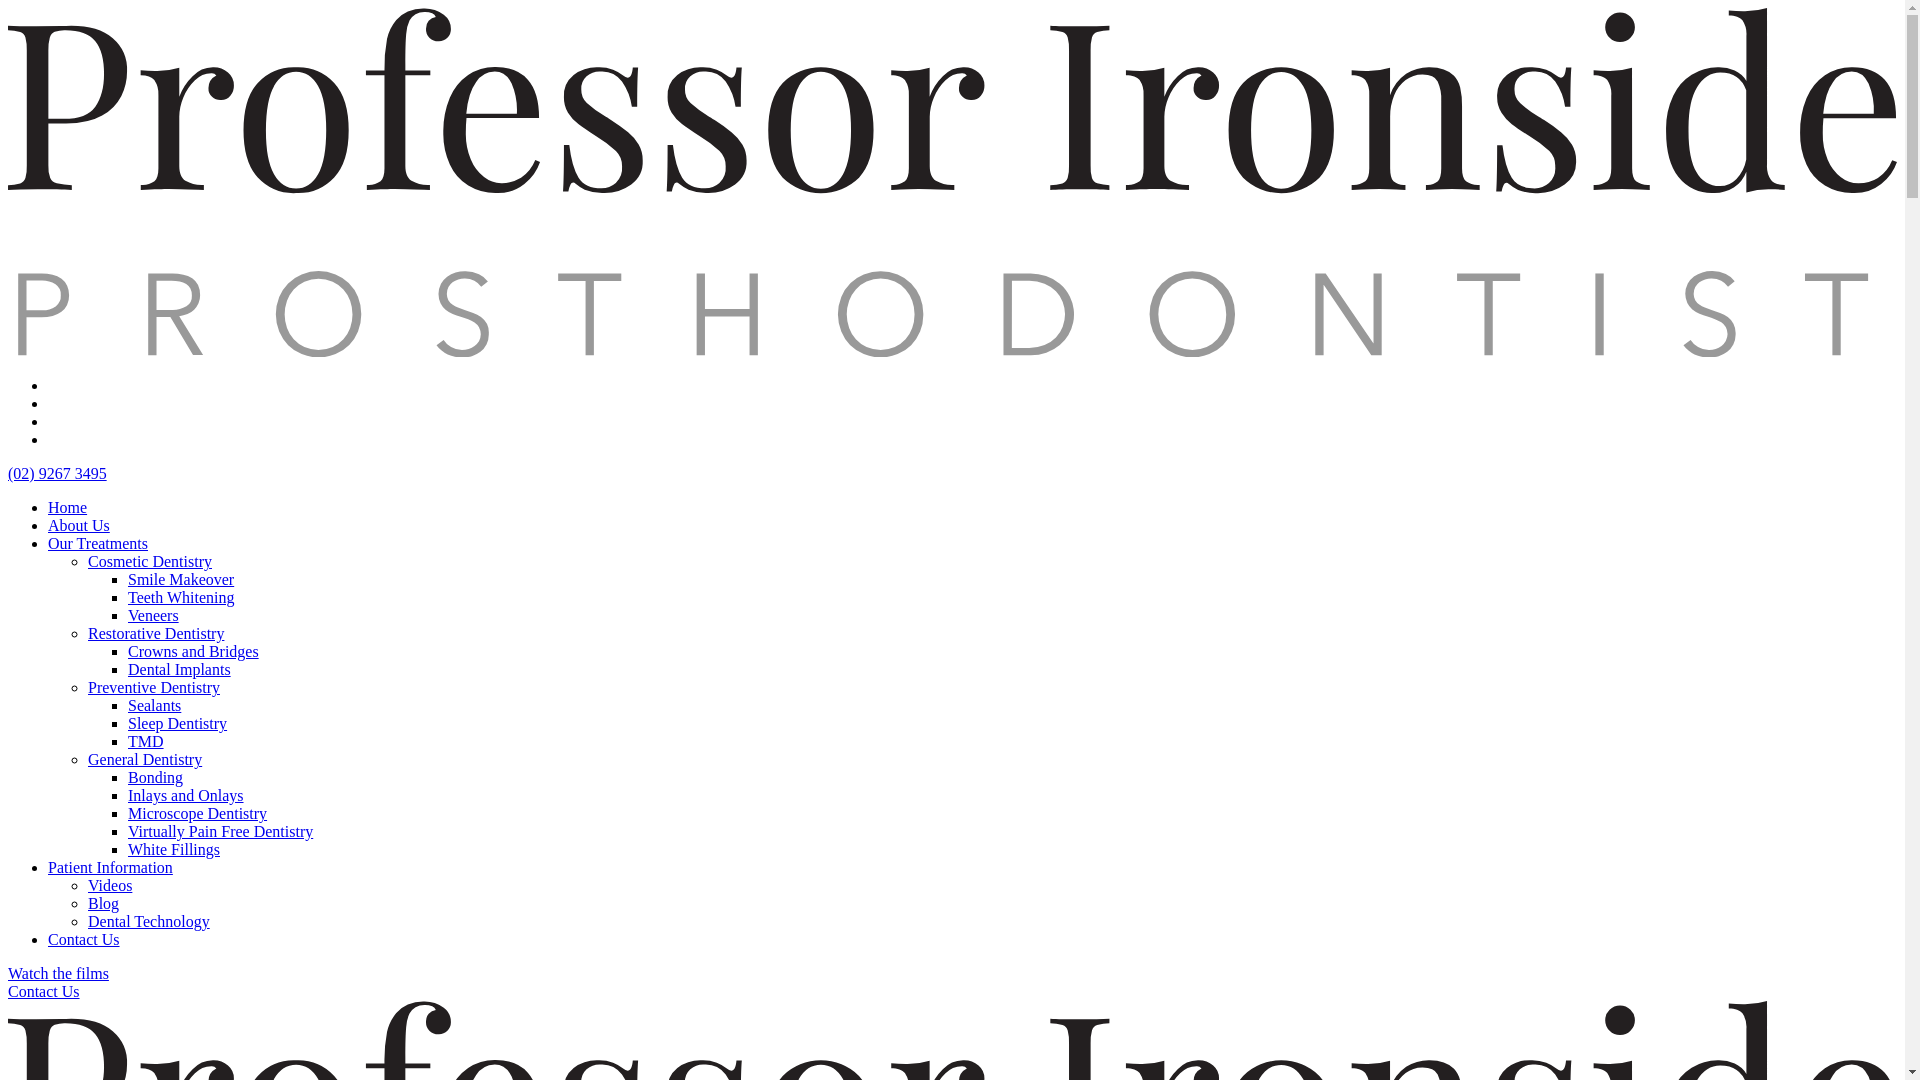 Image resolution: width=1920 pixels, height=1080 pixels. I want to click on 'Sleep Dentistry', so click(127, 723).